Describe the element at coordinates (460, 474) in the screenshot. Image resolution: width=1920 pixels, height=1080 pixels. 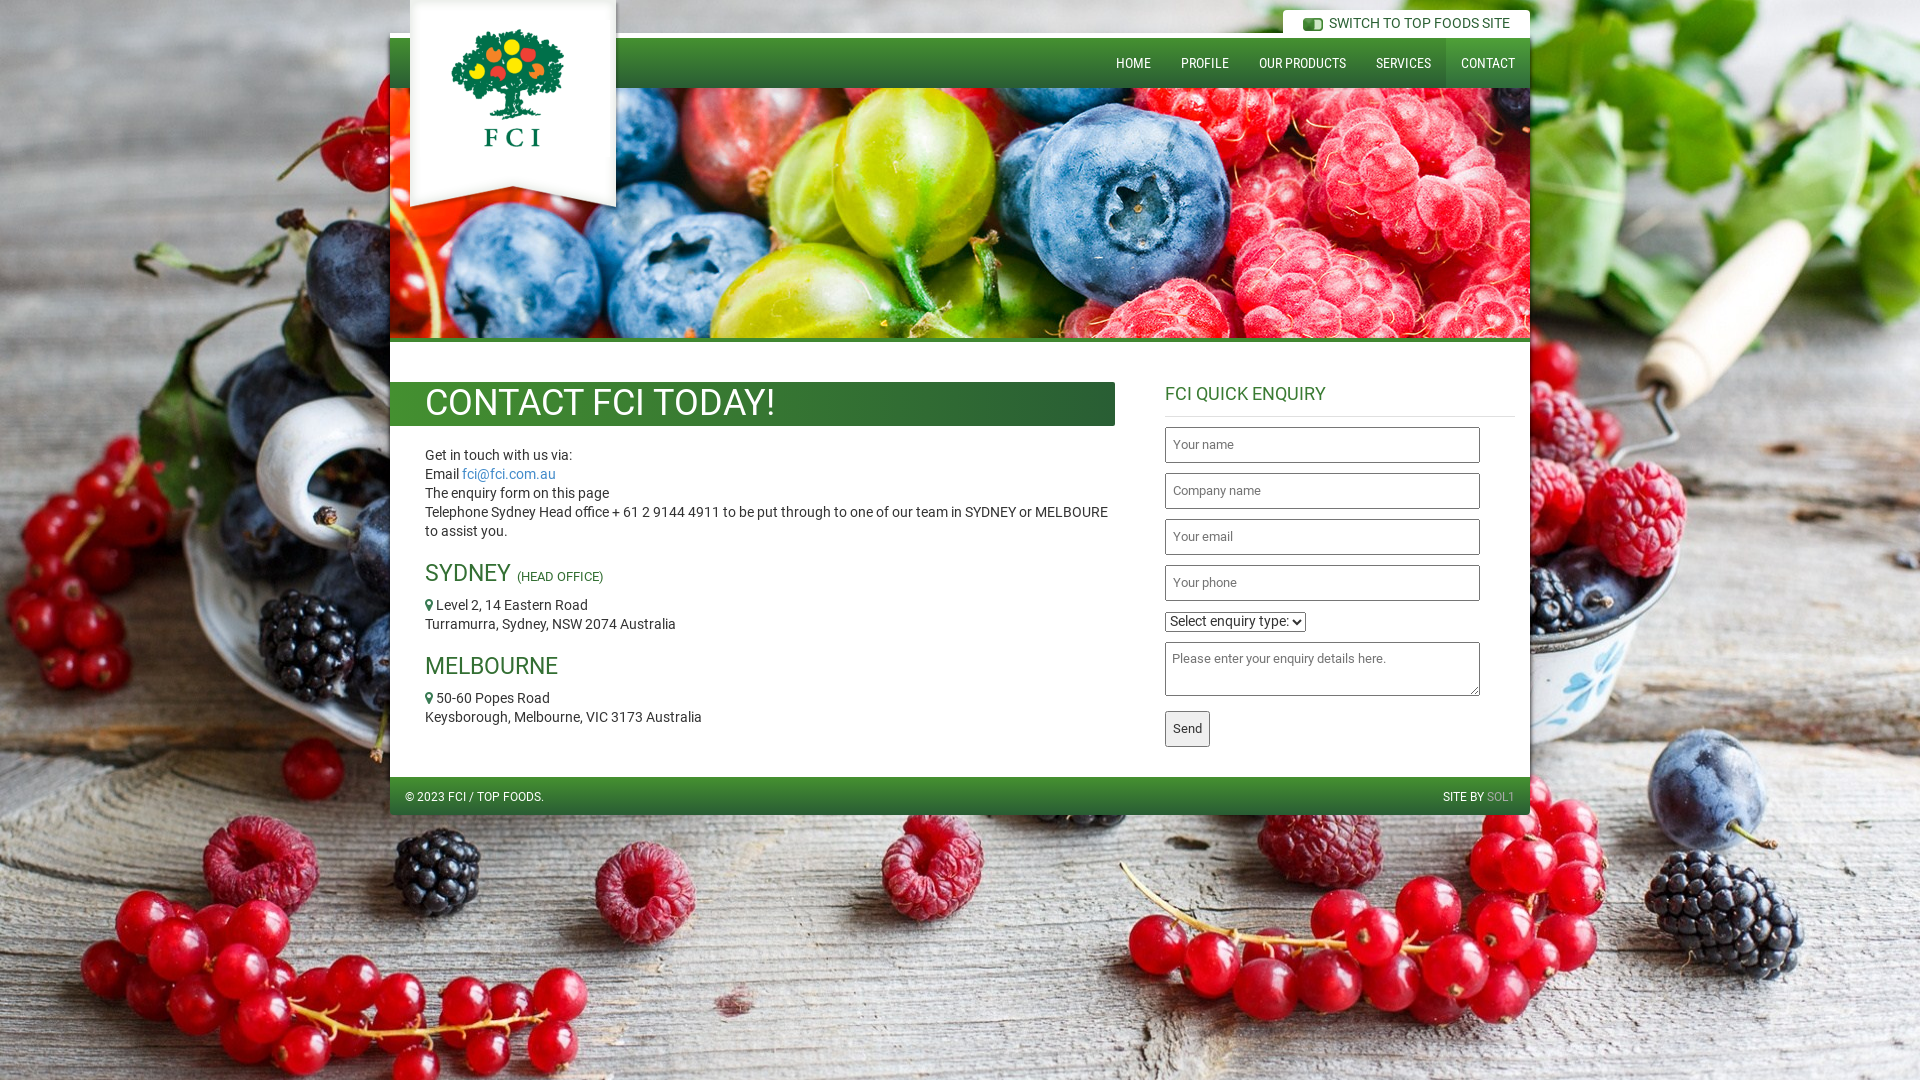
I see `'fci@fci.com.au'` at that location.